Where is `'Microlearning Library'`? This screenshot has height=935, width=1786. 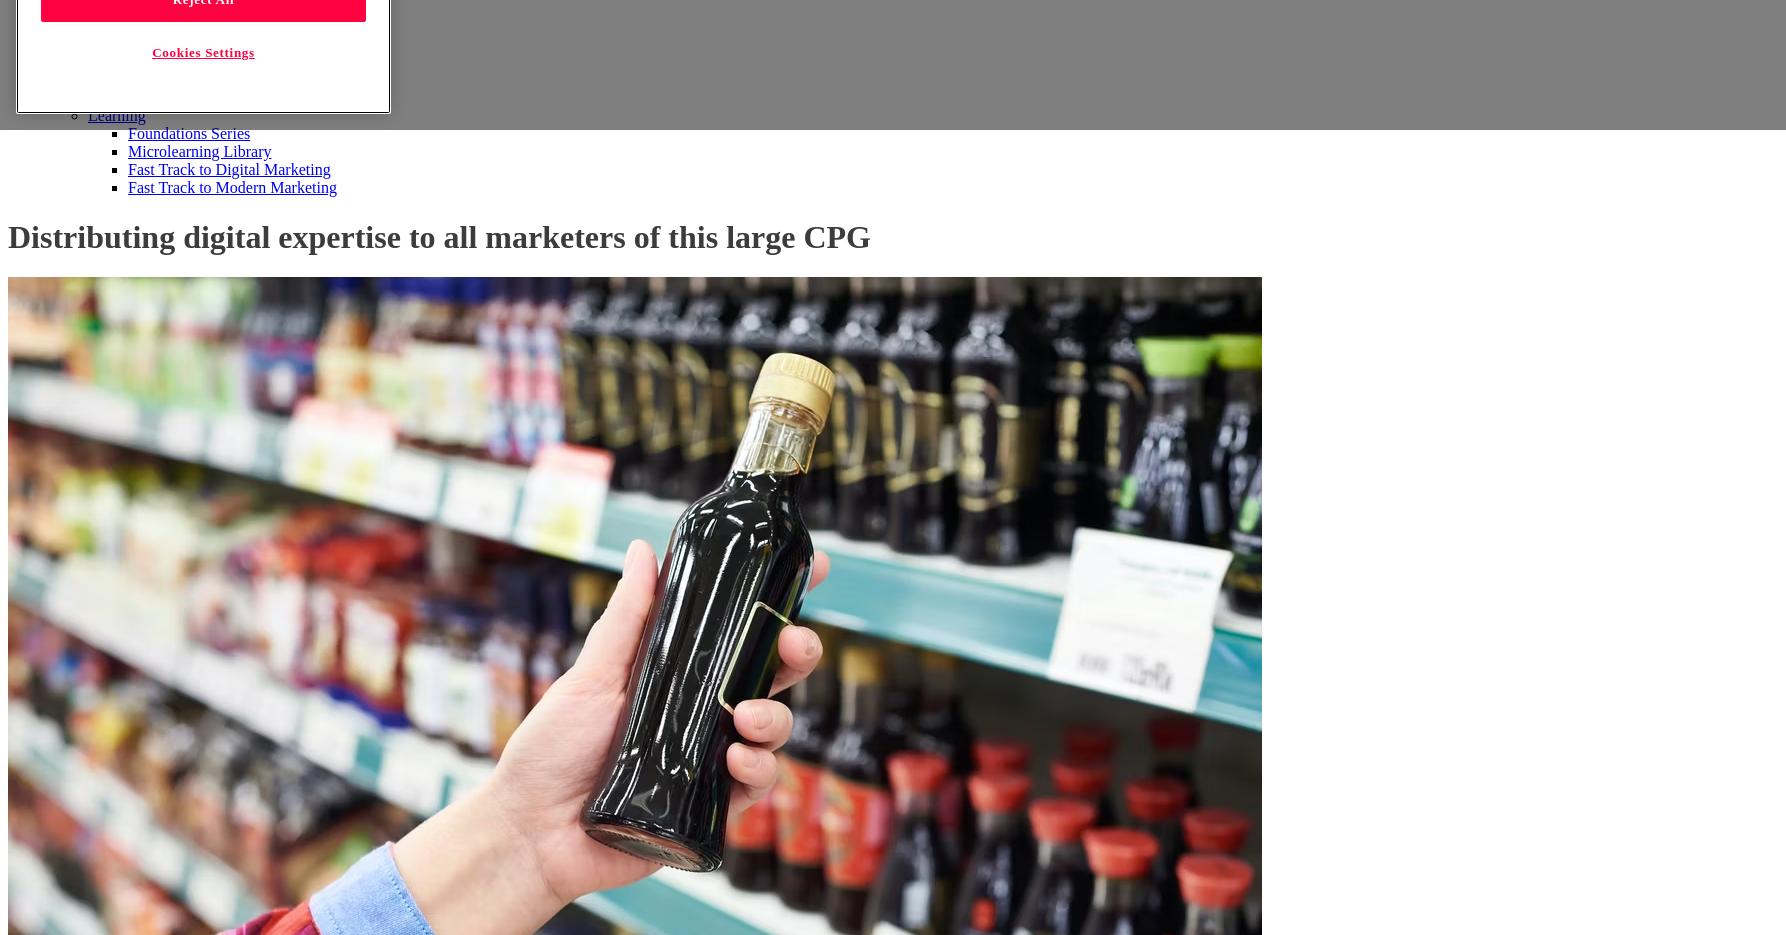
'Microlearning Library' is located at coordinates (198, 151).